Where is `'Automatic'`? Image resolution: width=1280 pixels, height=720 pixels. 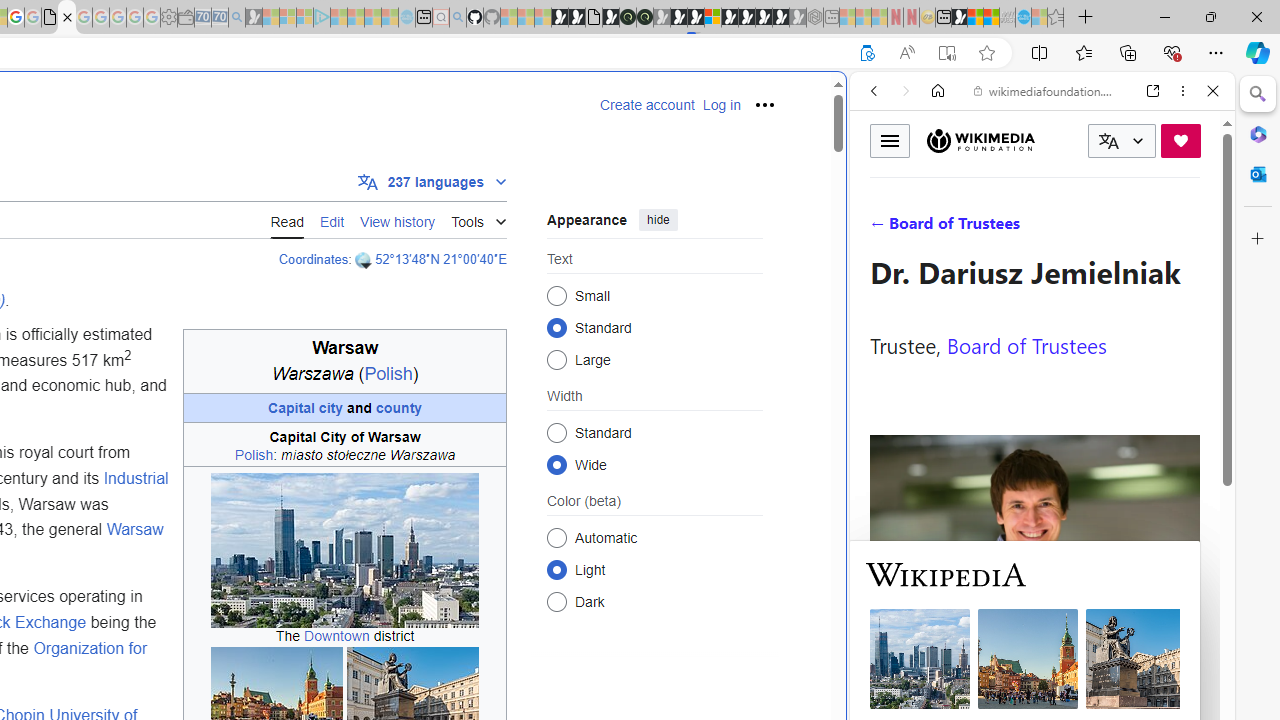
'Automatic' is located at coordinates (556, 536).